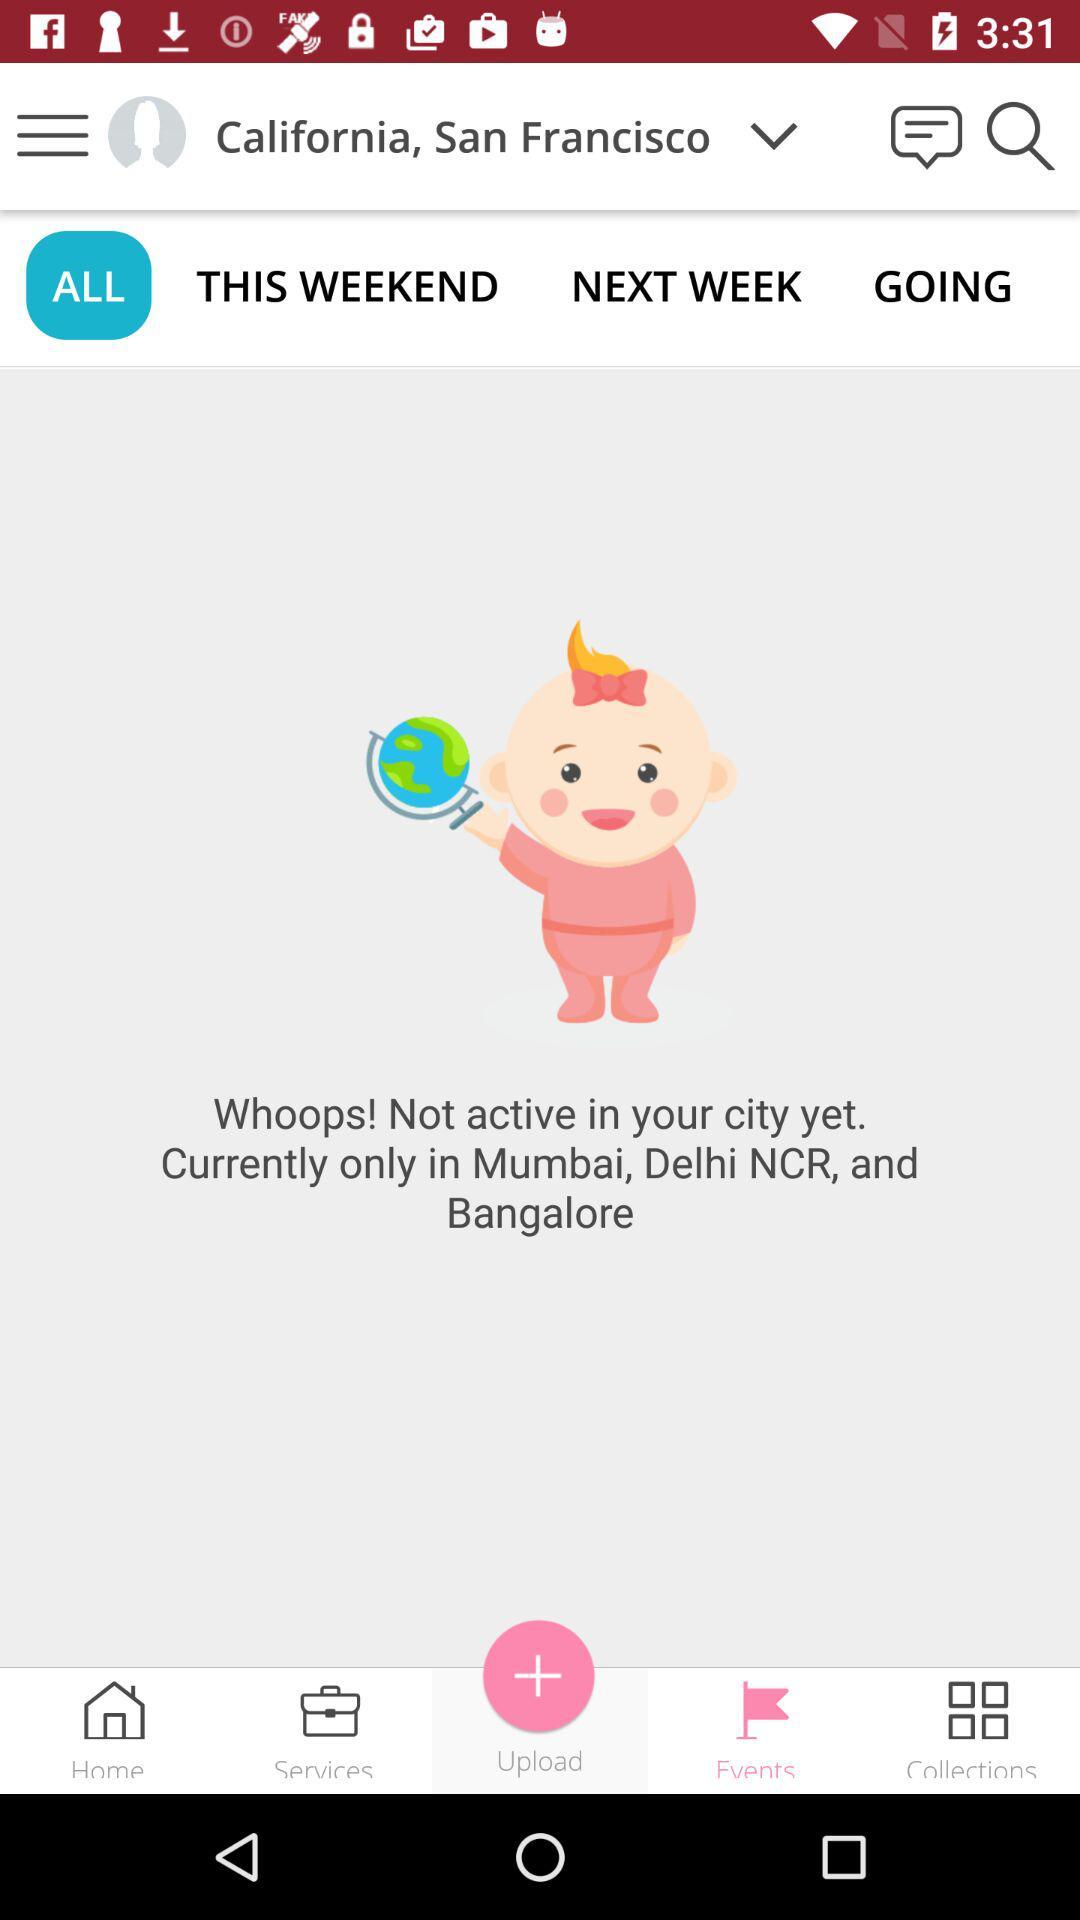 The image size is (1080, 1920). What do you see at coordinates (51, 134) in the screenshot?
I see `icon above all` at bounding box center [51, 134].